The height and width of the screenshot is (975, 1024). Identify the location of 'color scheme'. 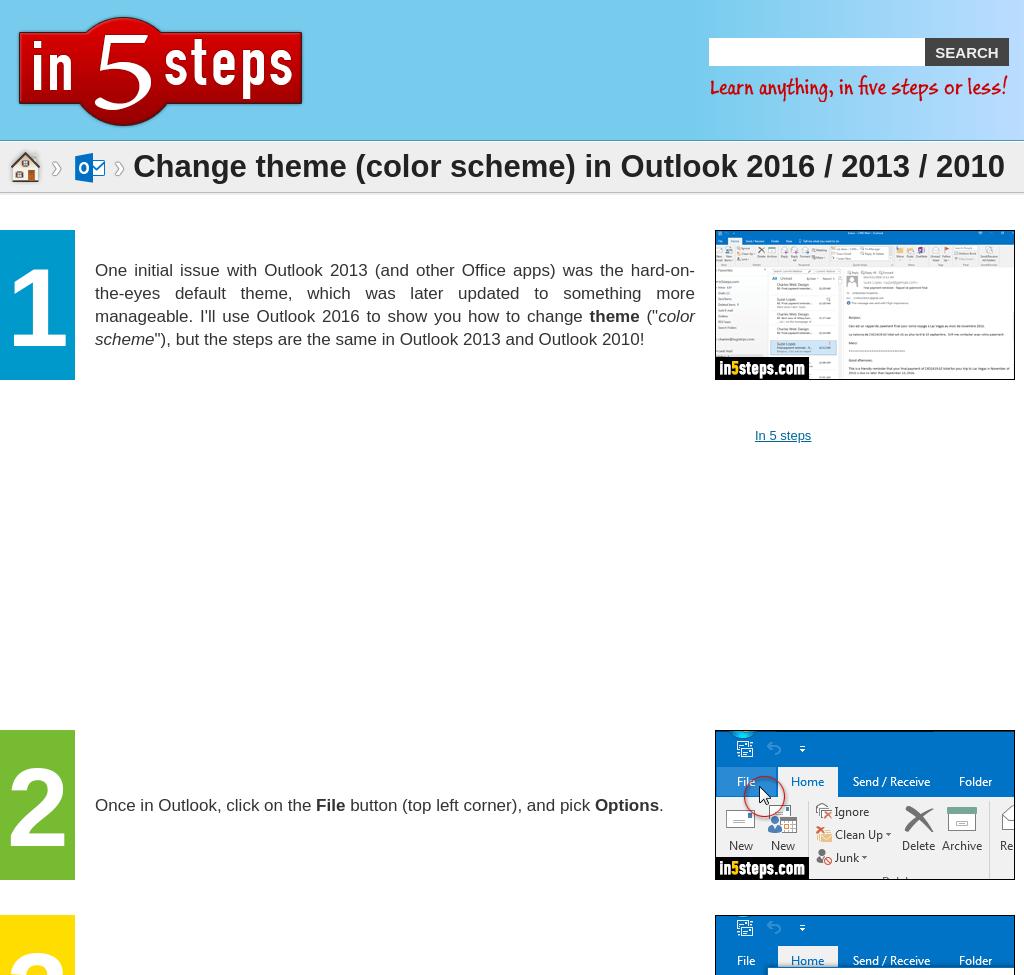
(393, 326).